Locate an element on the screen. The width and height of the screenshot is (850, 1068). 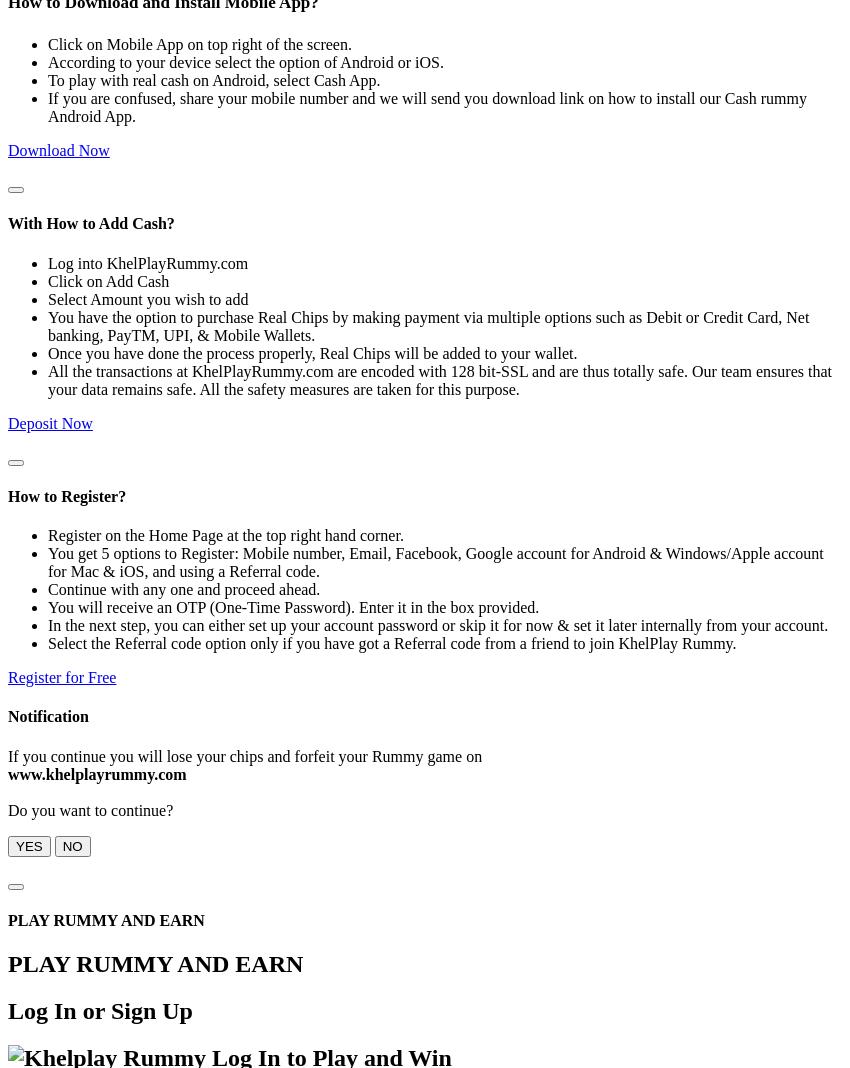
'Do you want to continue?' is located at coordinates (6, 808).